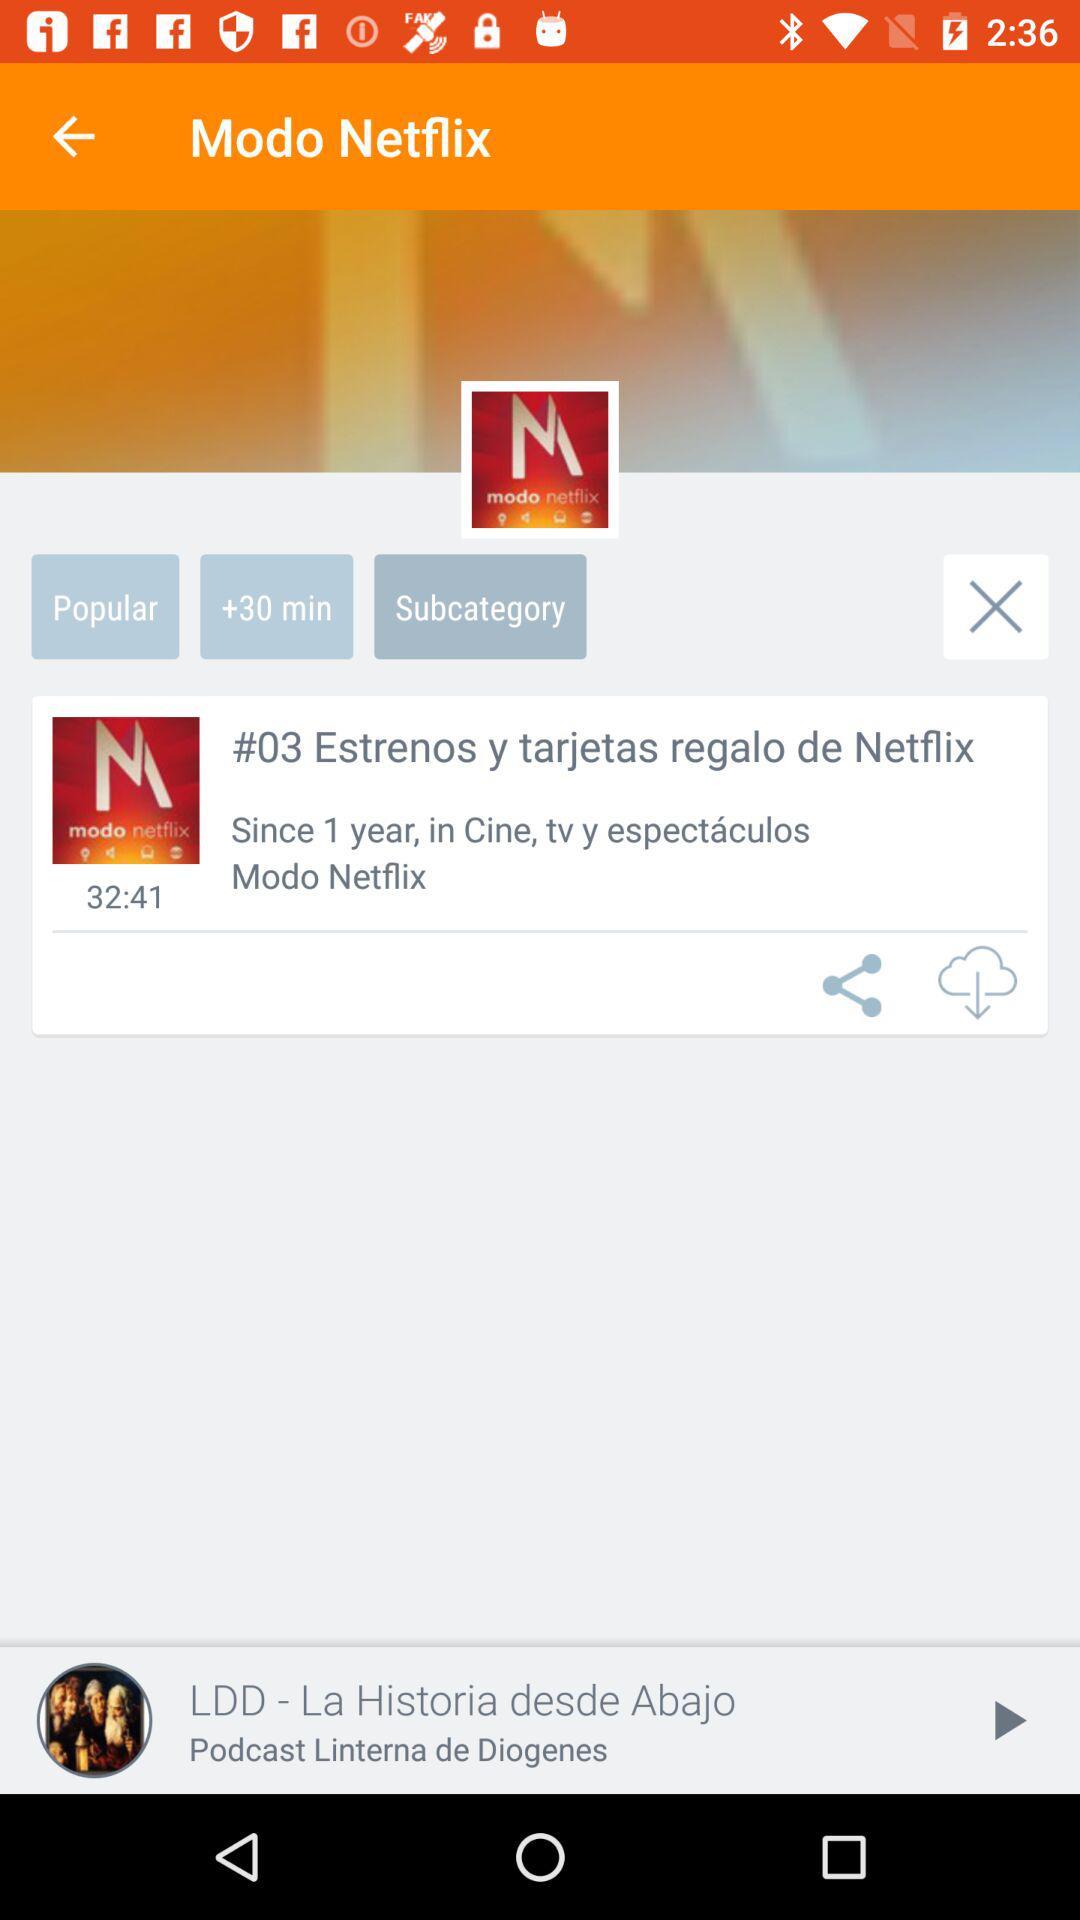 The height and width of the screenshot is (1920, 1080). Describe the element at coordinates (1006, 1719) in the screenshot. I see `the play icon` at that location.